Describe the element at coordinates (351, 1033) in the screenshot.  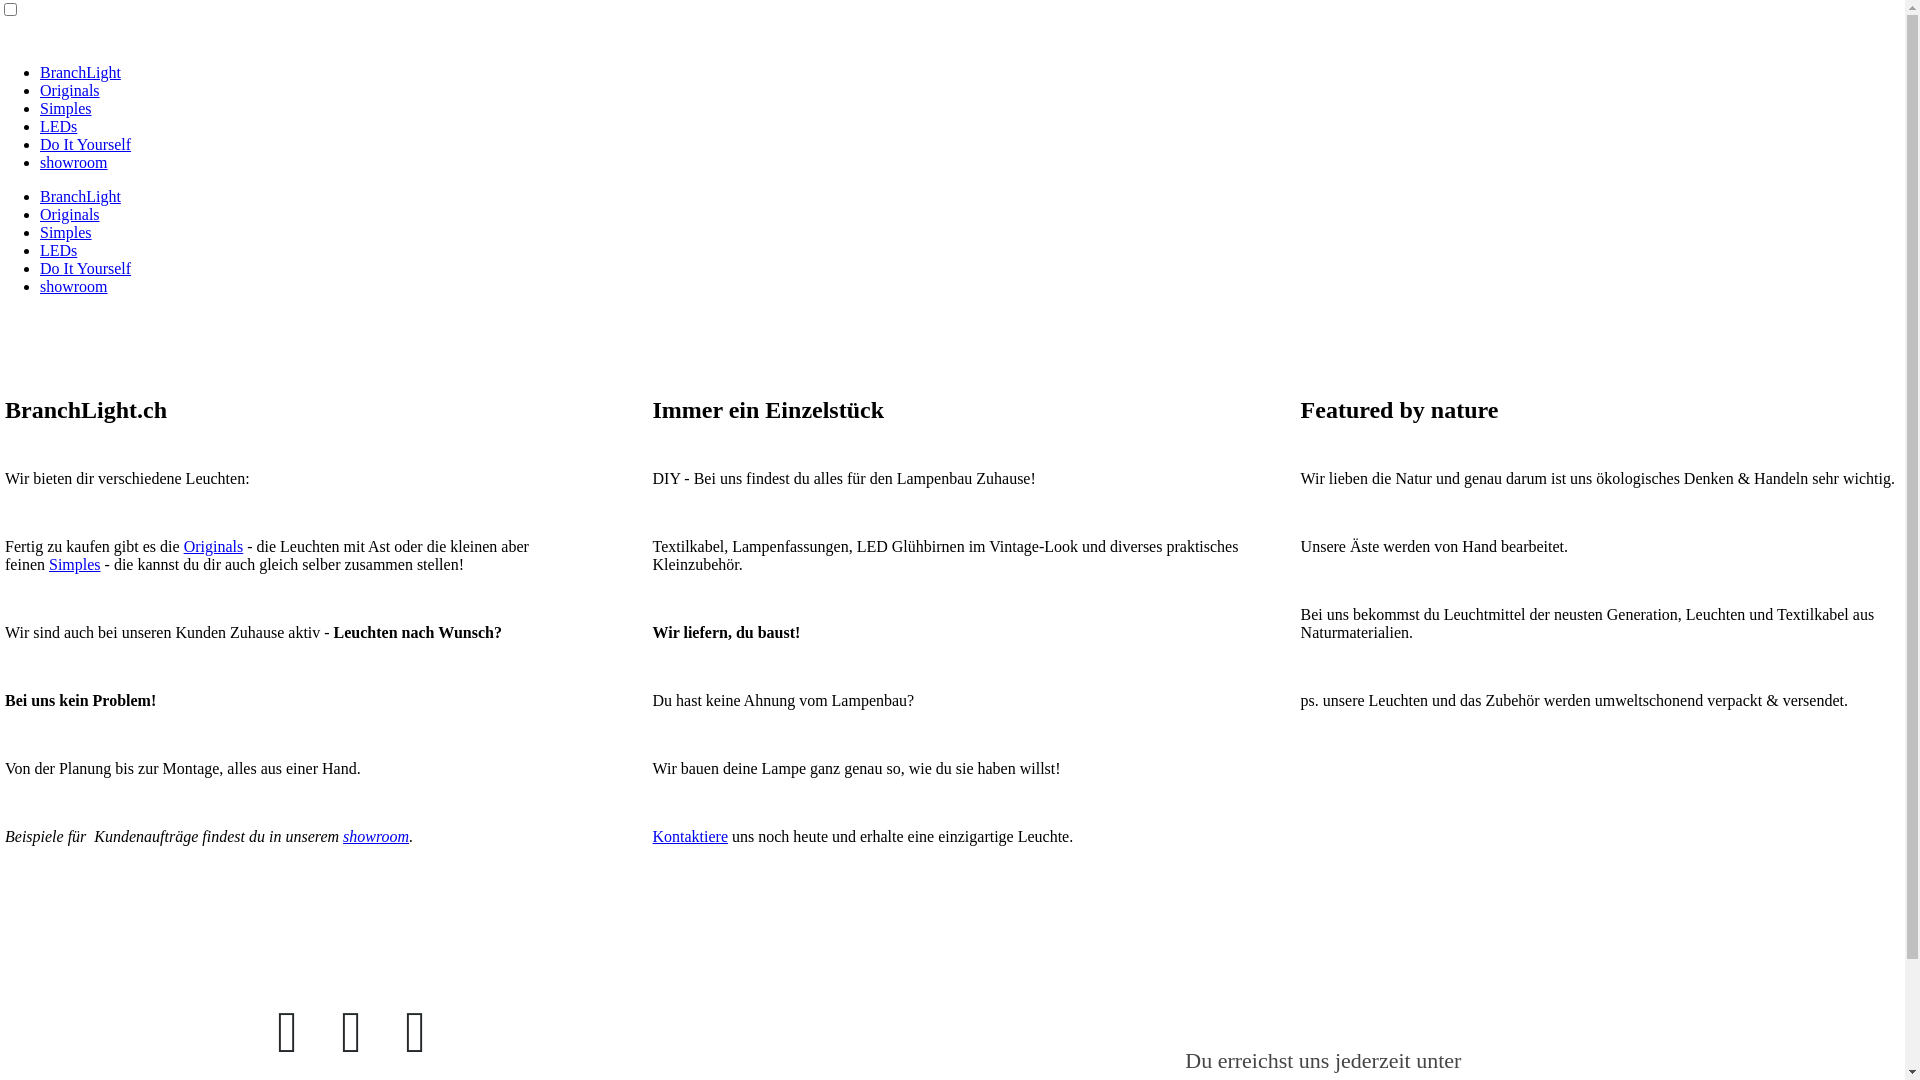
I see `'Twitter'` at that location.